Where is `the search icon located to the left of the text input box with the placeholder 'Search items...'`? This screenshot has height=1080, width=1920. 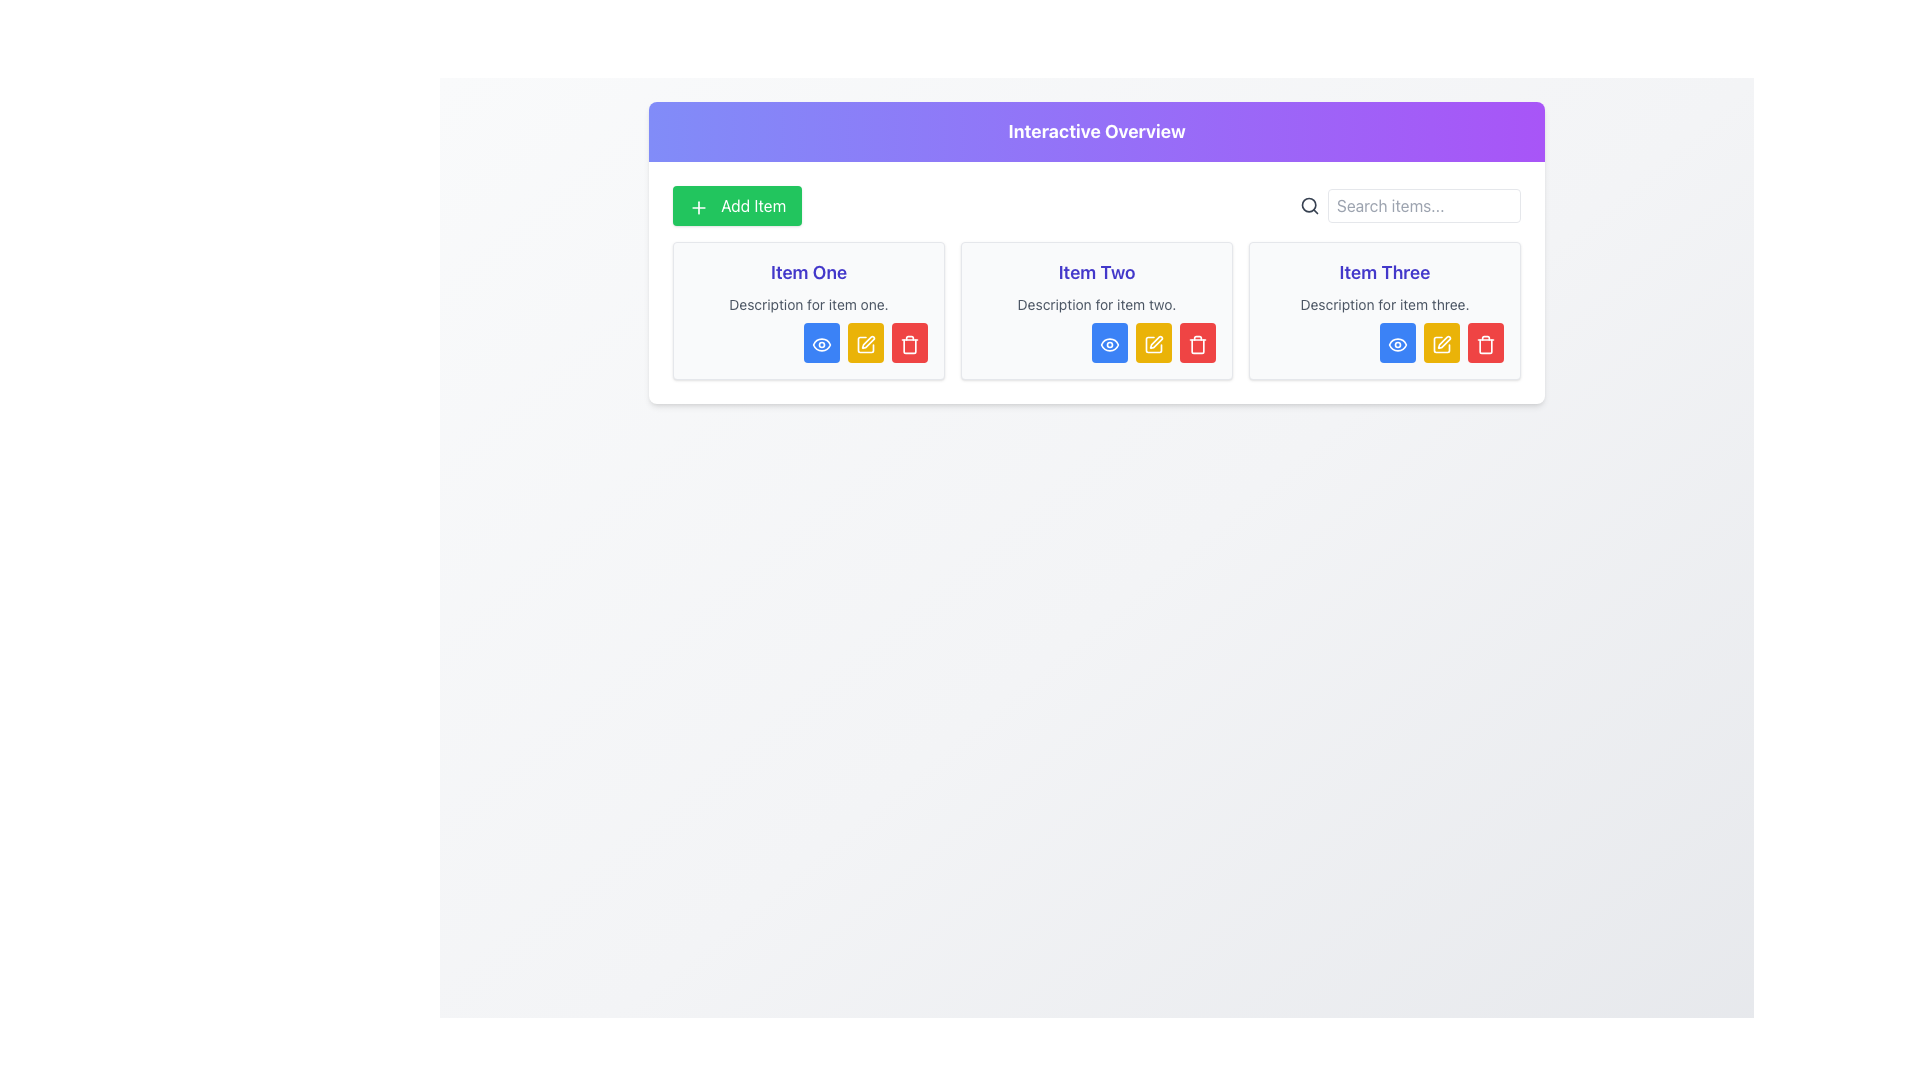
the search icon located to the left of the text input box with the placeholder 'Search items...' is located at coordinates (1310, 205).